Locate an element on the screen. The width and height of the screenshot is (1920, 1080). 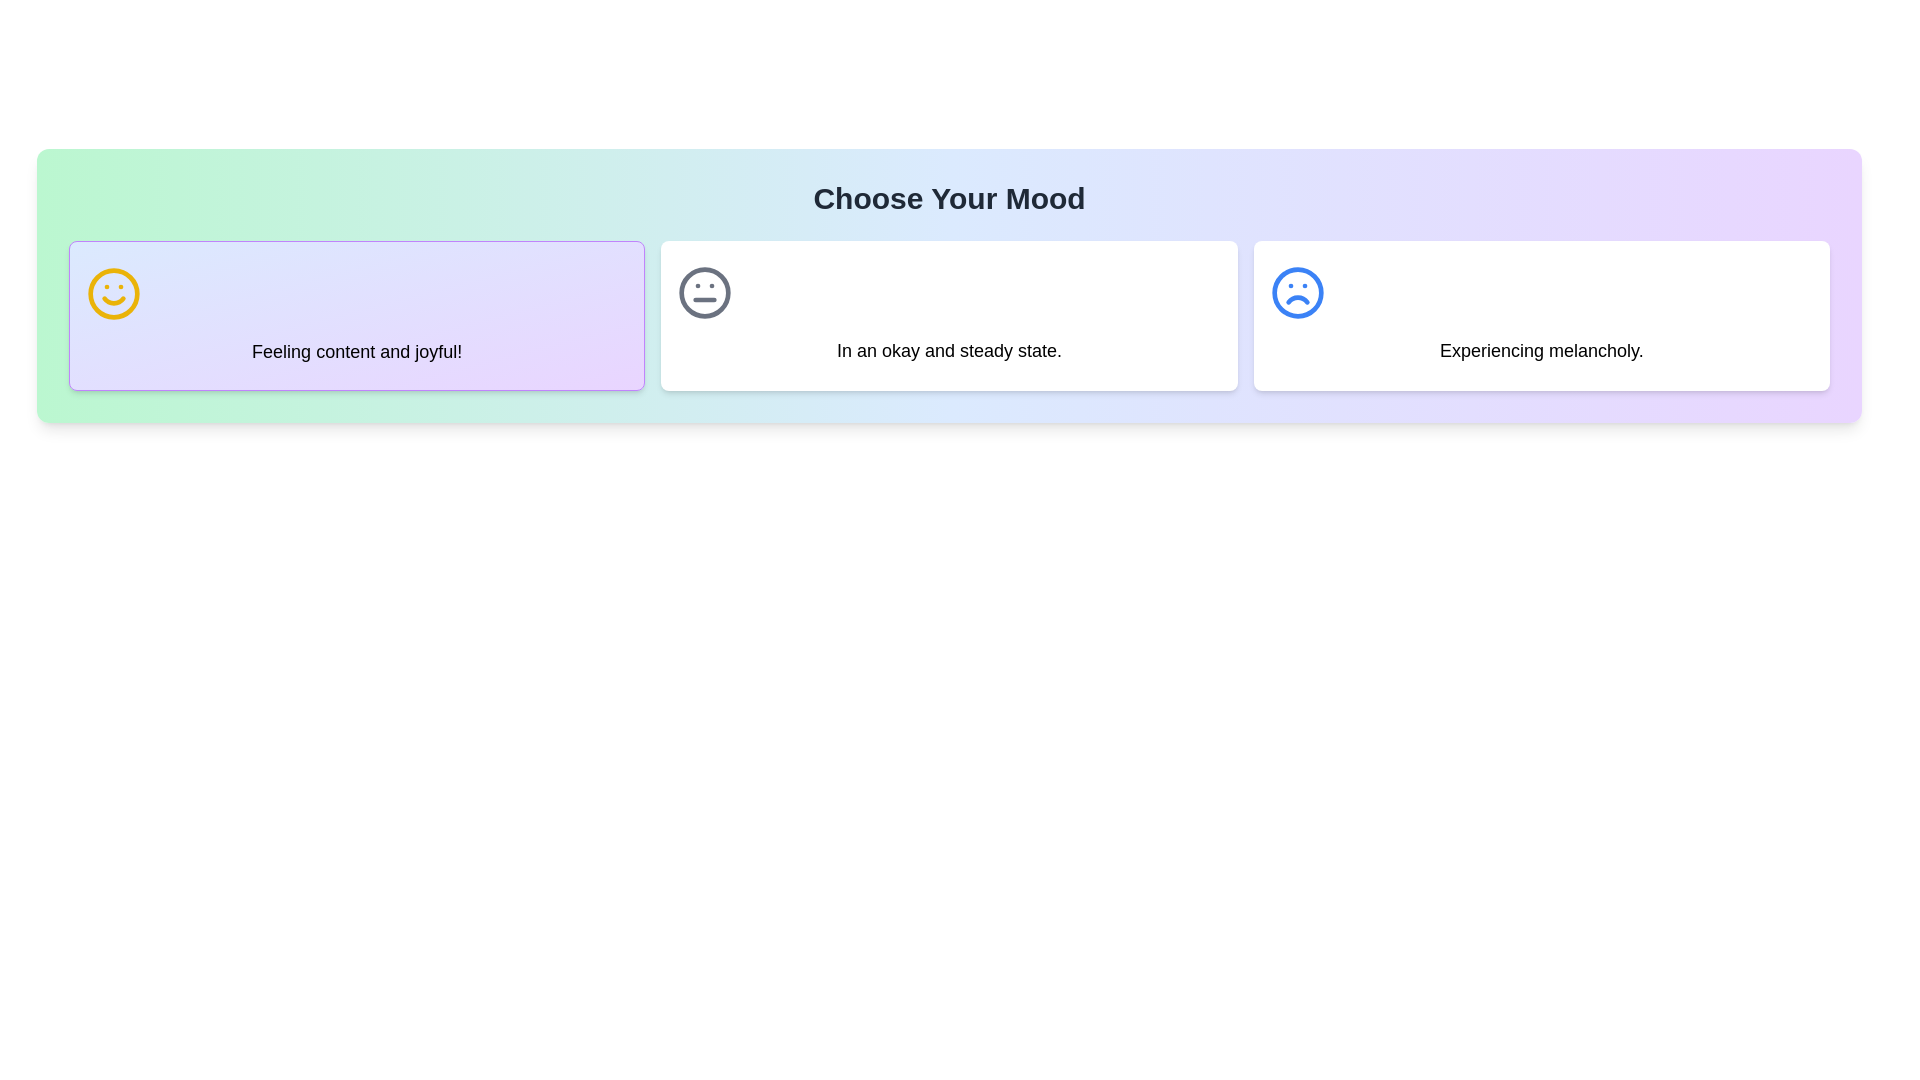
the visual state of the neutral mood icon, which is a circular face located in the middle mood selection box, adjacent to the text 'In an okay and steady state.' is located at coordinates (705, 293).